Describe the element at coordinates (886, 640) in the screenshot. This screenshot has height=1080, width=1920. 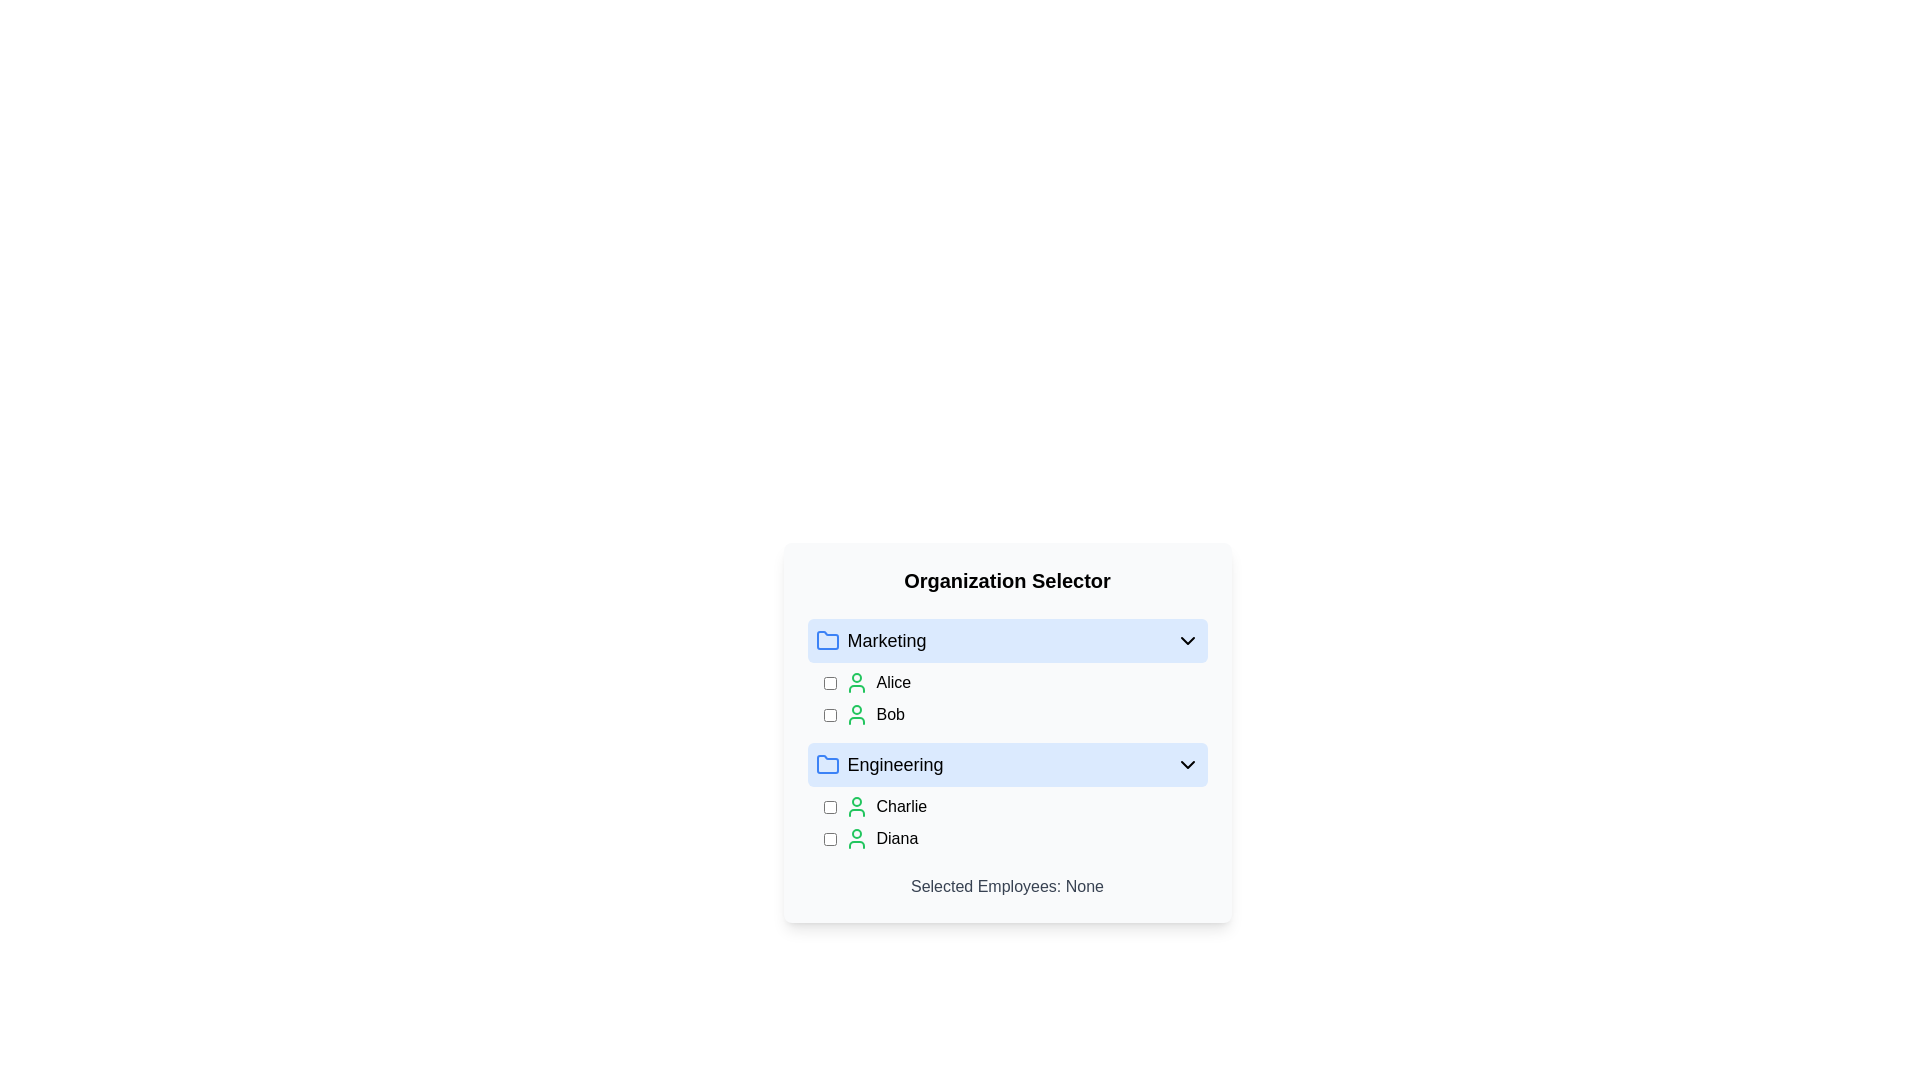
I see `the 'Marketing' text label in the first collapsible section, which indicates the employees belong to the Marketing department` at that location.